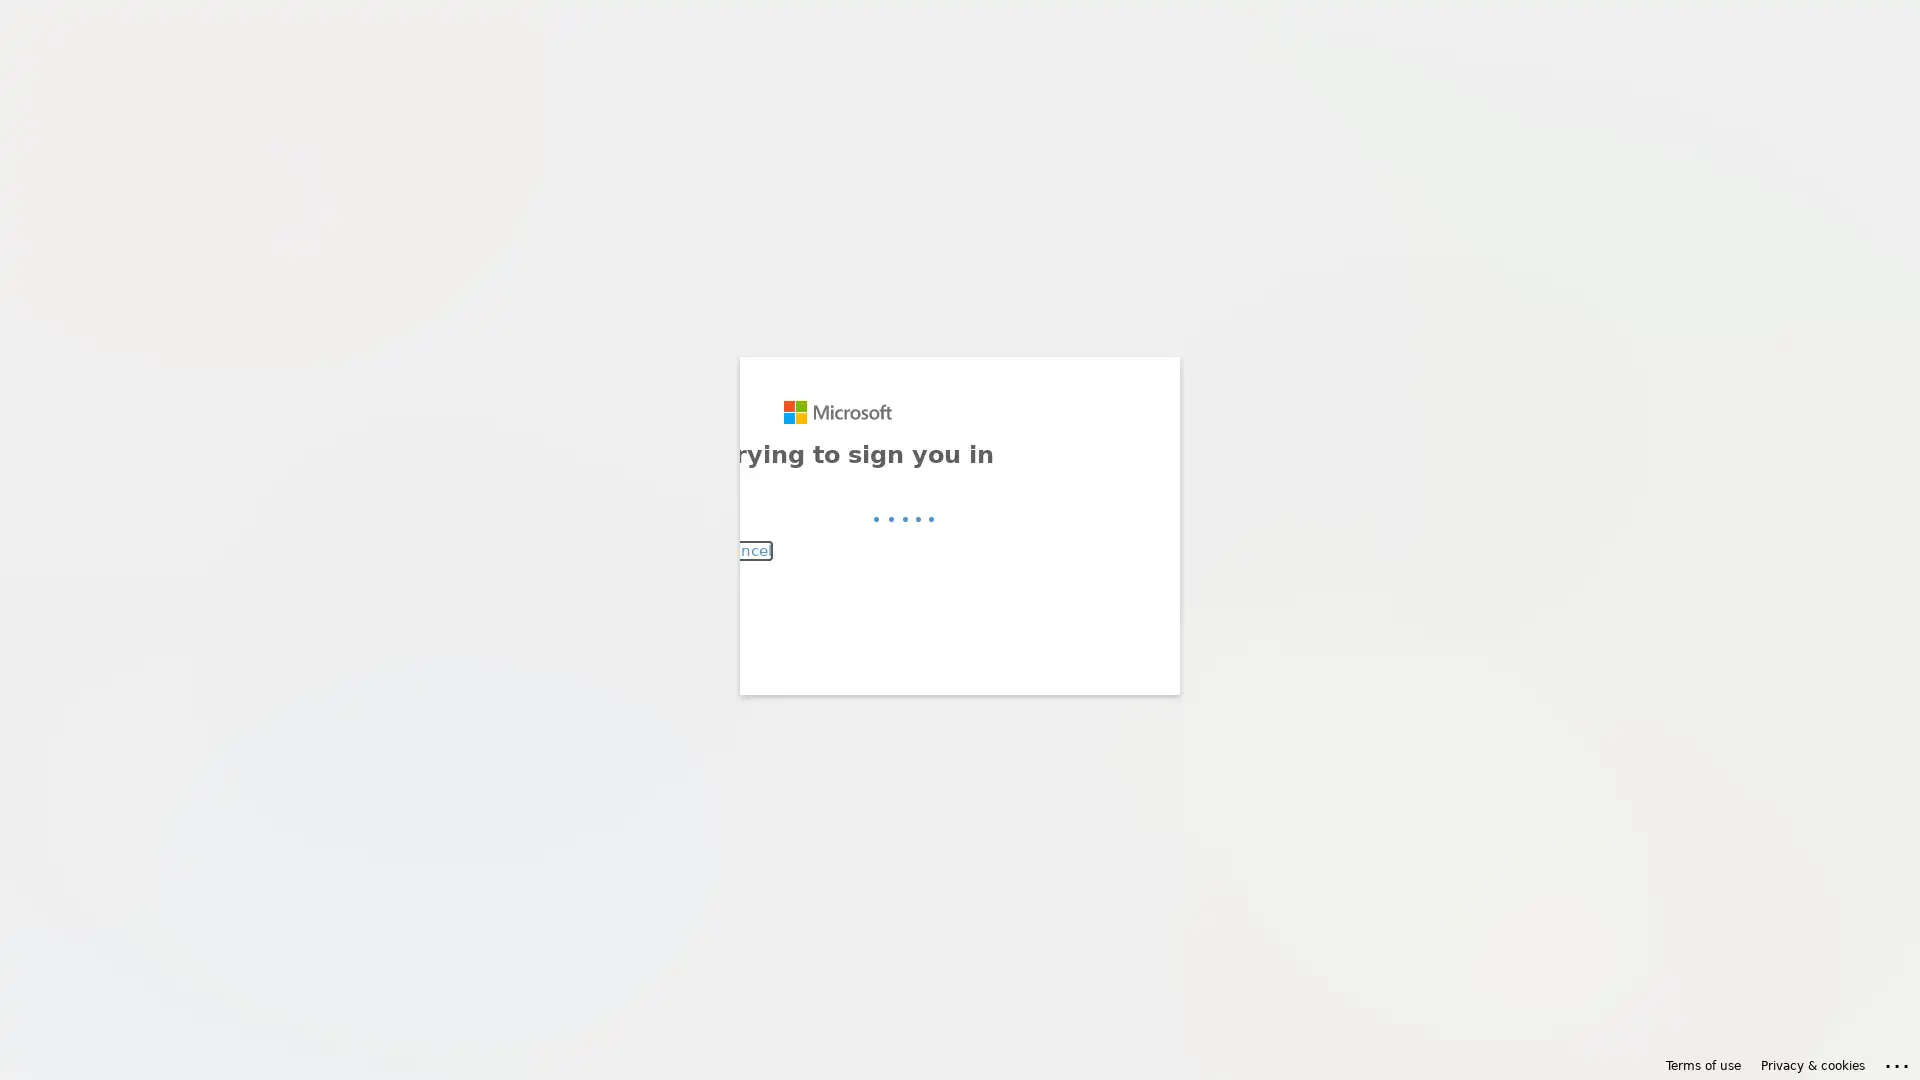 The height and width of the screenshot is (1080, 1920). What do you see at coordinates (969, 596) in the screenshot?
I see `Back` at bounding box center [969, 596].